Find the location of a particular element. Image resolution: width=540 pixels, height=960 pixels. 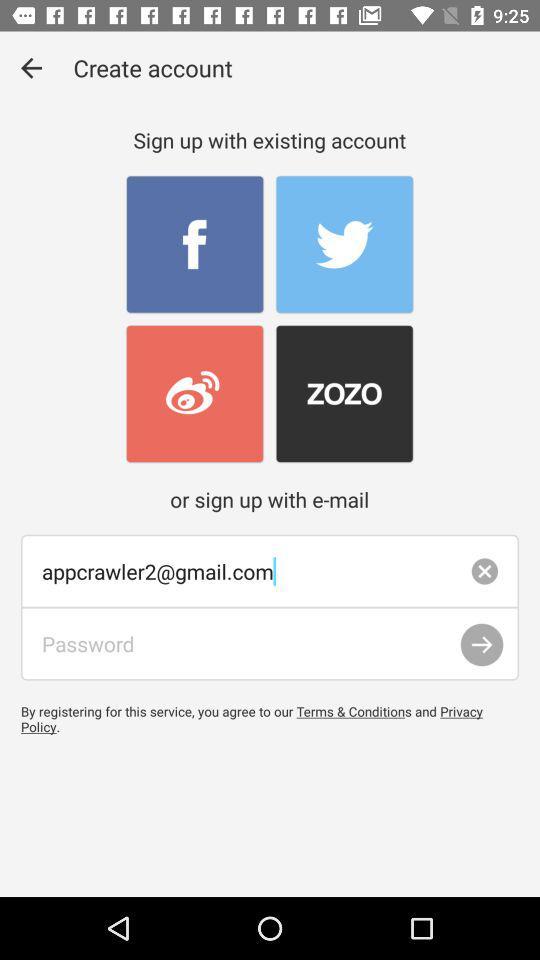

sign up with facebook is located at coordinates (195, 244).